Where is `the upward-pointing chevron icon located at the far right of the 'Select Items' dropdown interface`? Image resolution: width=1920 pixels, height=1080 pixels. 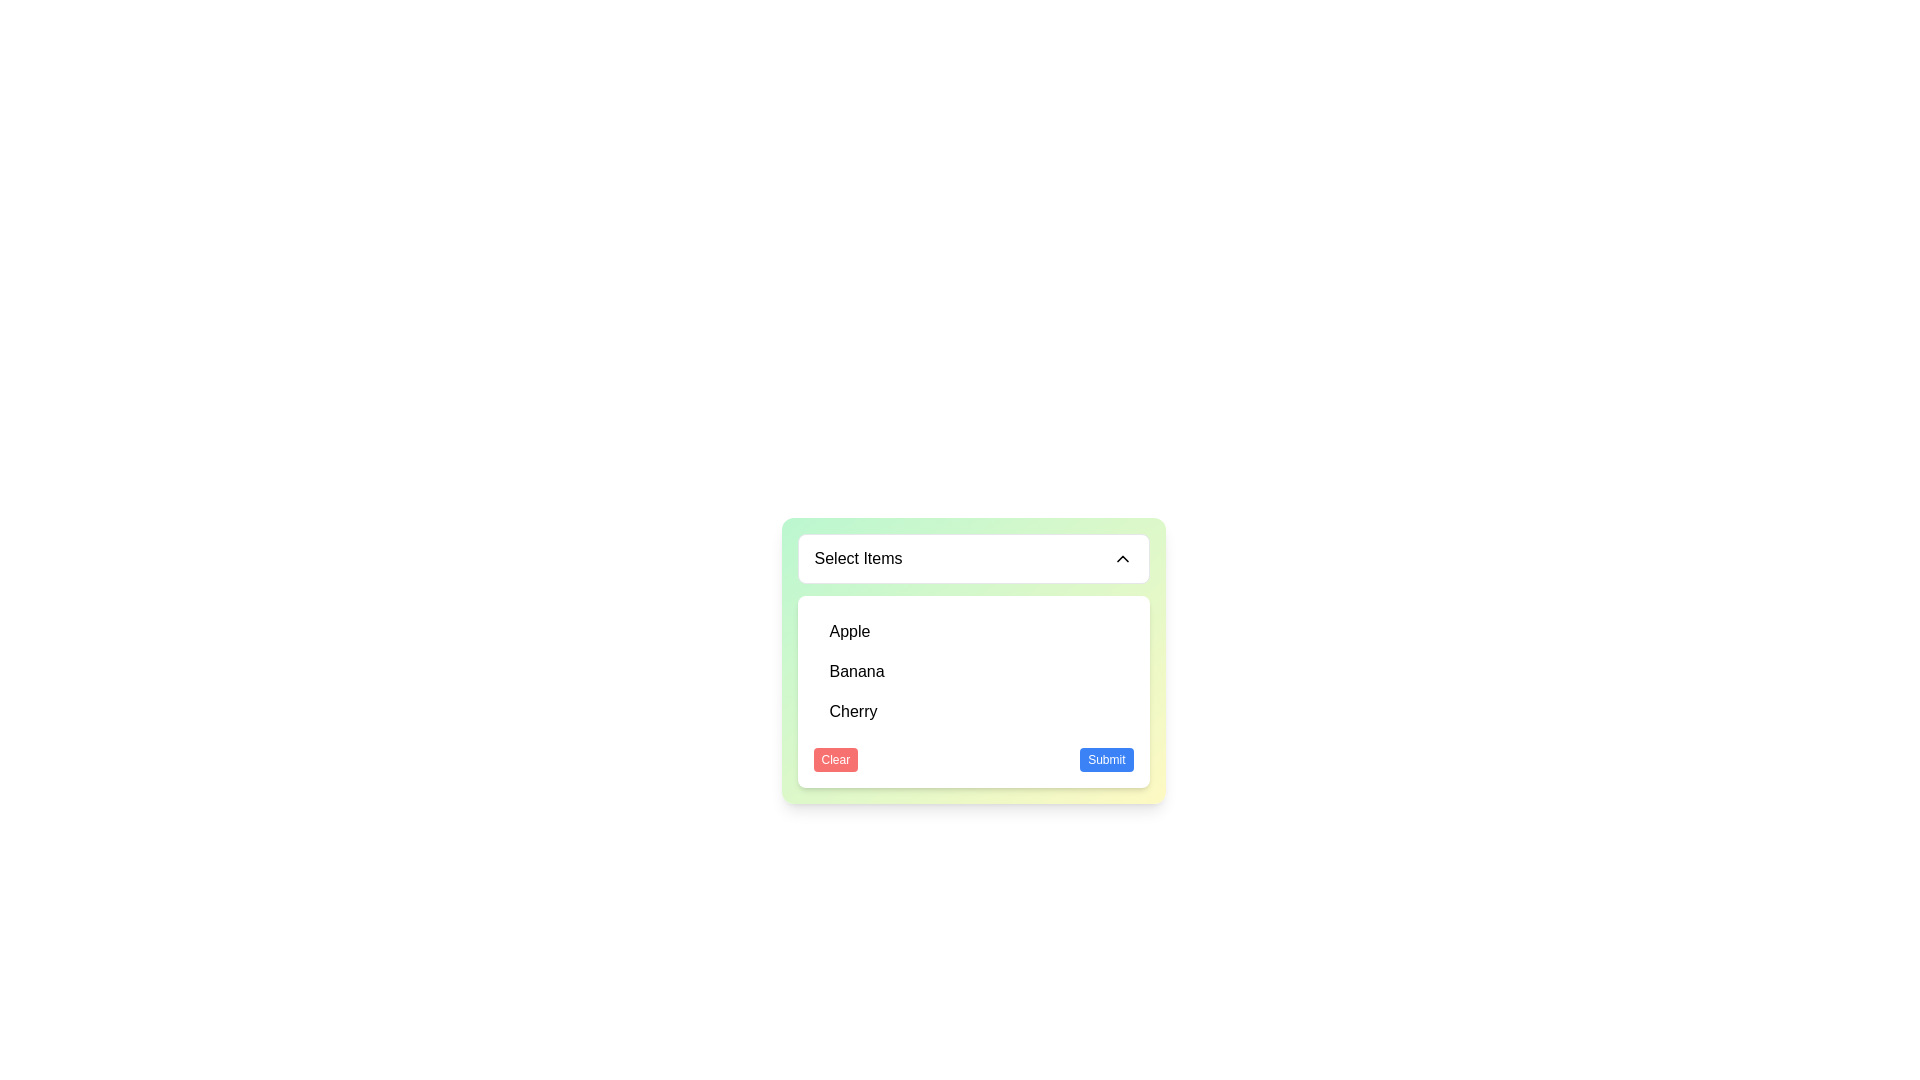 the upward-pointing chevron icon located at the far right of the 'Select Items' dropdown interface is located at coordinates (1122, 559).